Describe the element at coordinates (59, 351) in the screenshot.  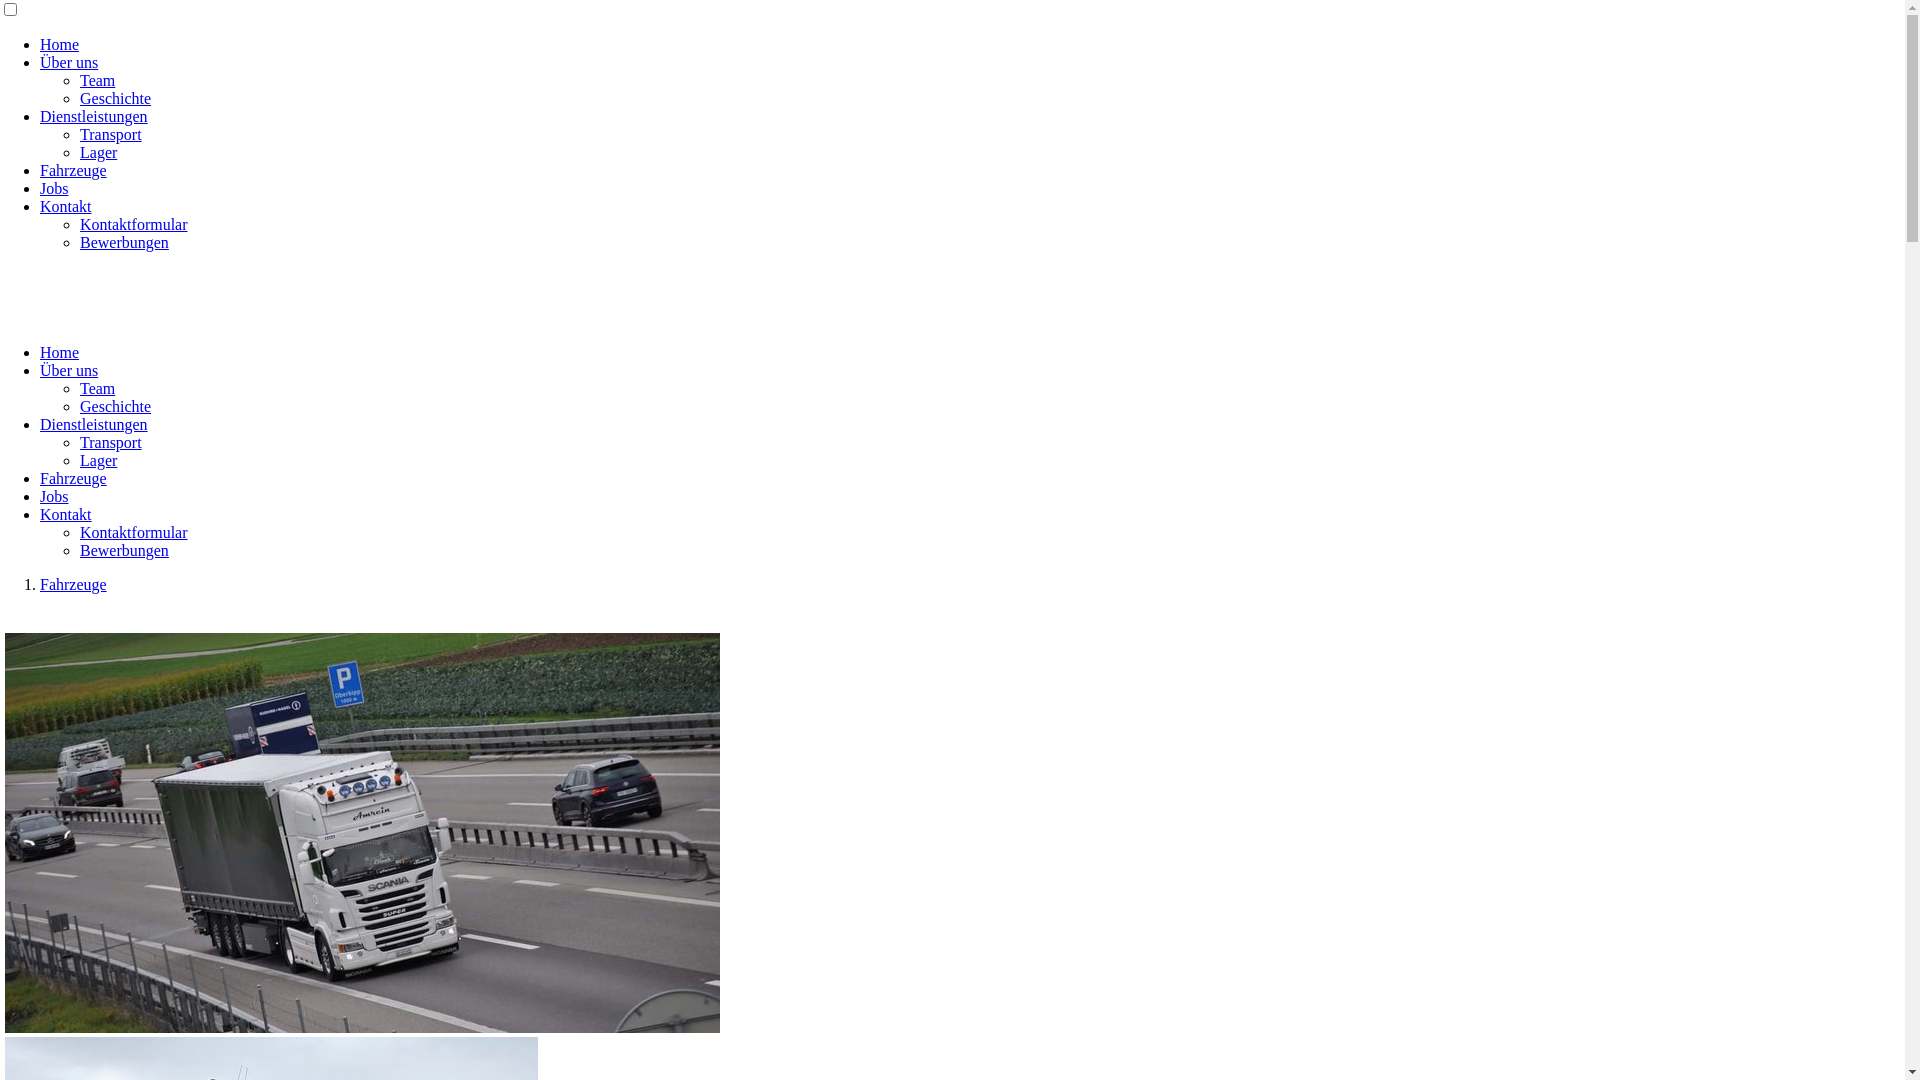
I see `'Home'` at that location.